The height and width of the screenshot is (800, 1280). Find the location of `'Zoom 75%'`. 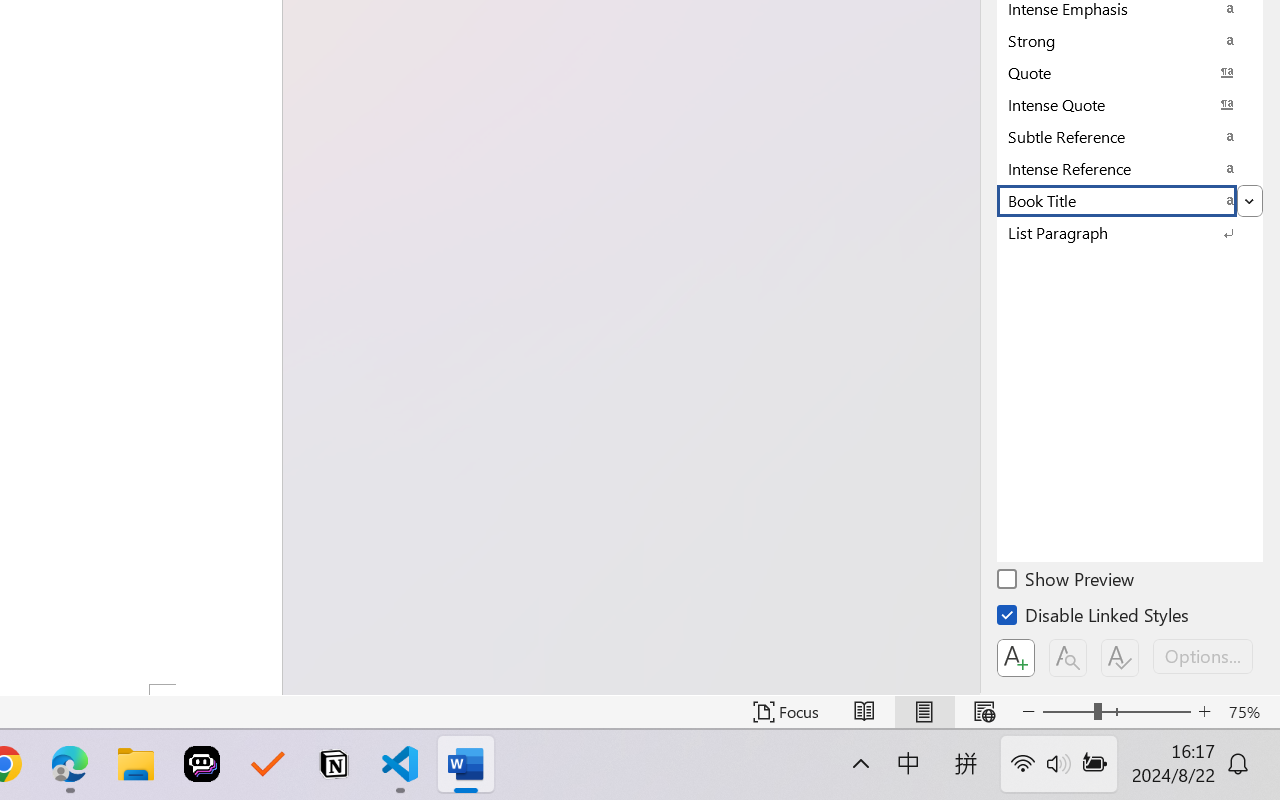

'Zoom 75%' is located at coordinates (1248, 711).